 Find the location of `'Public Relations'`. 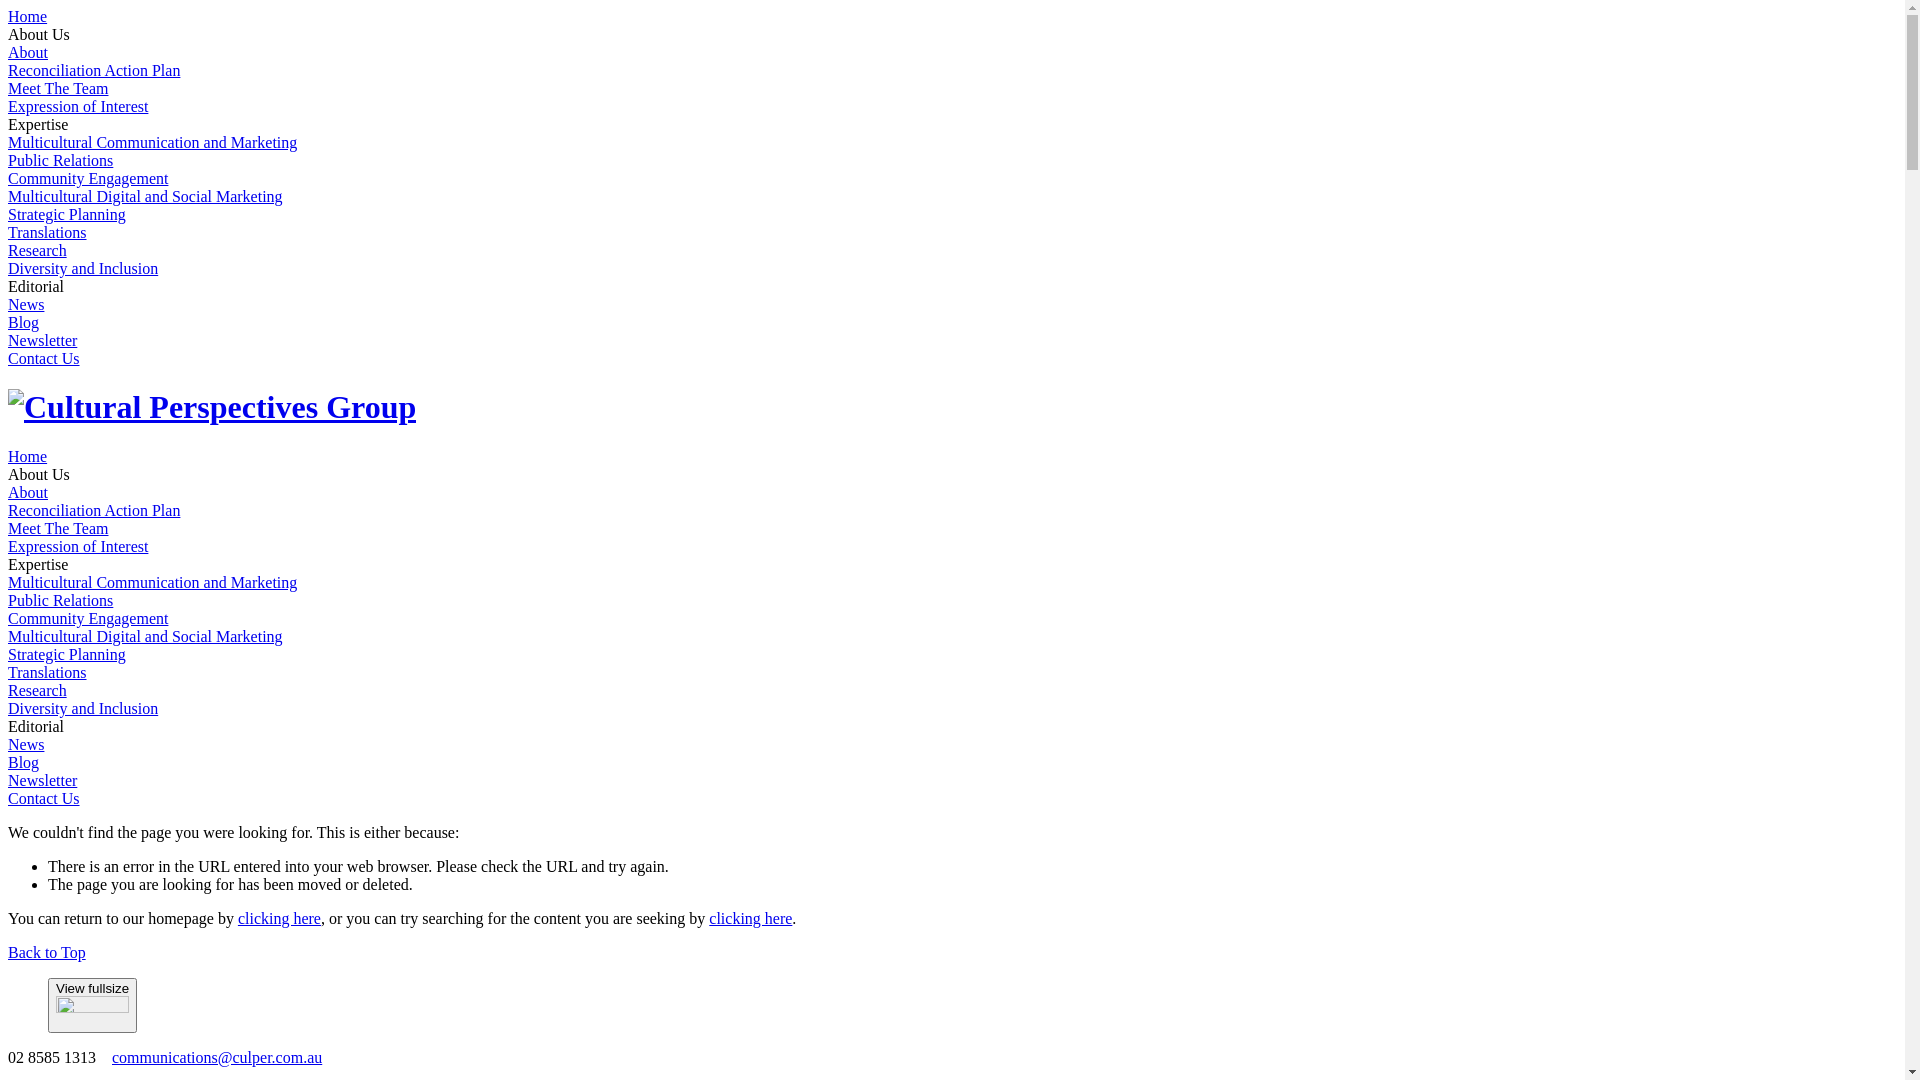

'Public Relations' is located at coordinates (60, 599).